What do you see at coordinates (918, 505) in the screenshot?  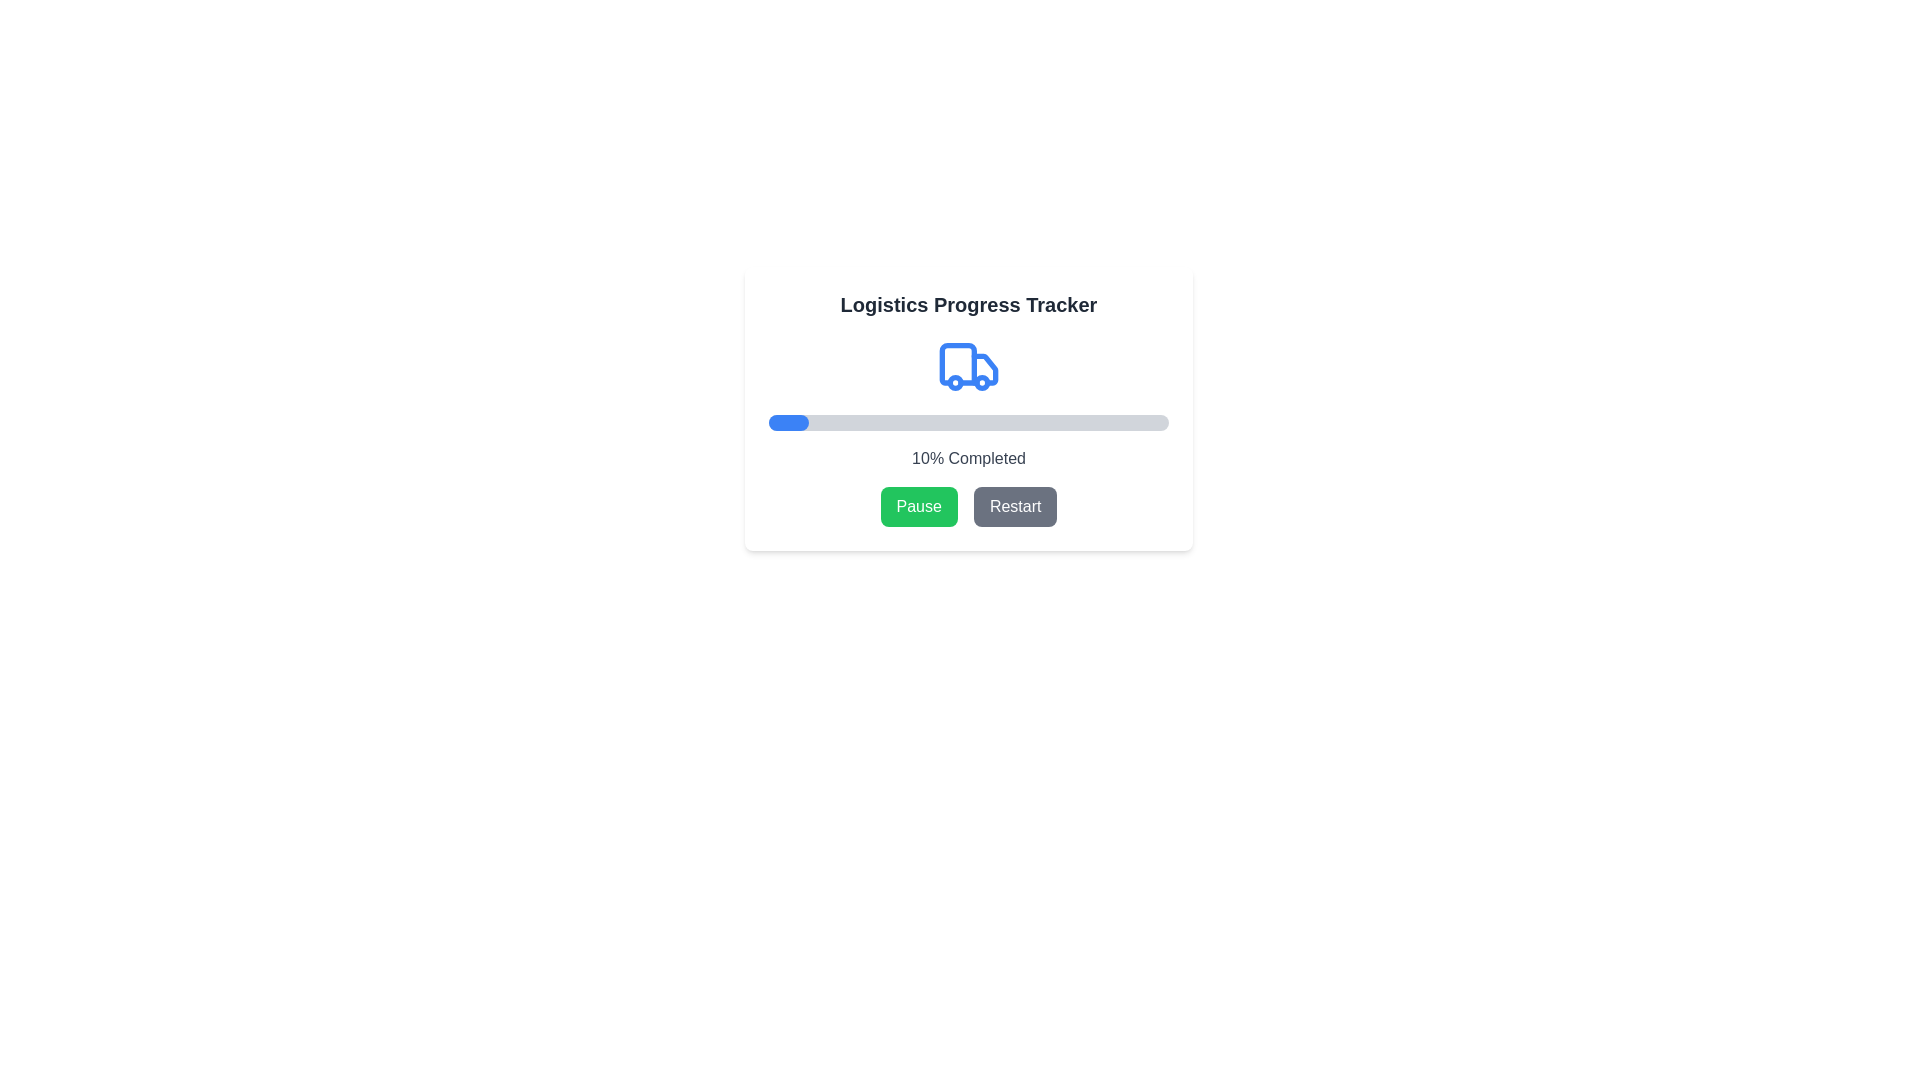 I see `the 'Pause' button, which is a rectangular button with a green background and white text, located towards the bottom-center of the interface` at bounding box center [918, 505].